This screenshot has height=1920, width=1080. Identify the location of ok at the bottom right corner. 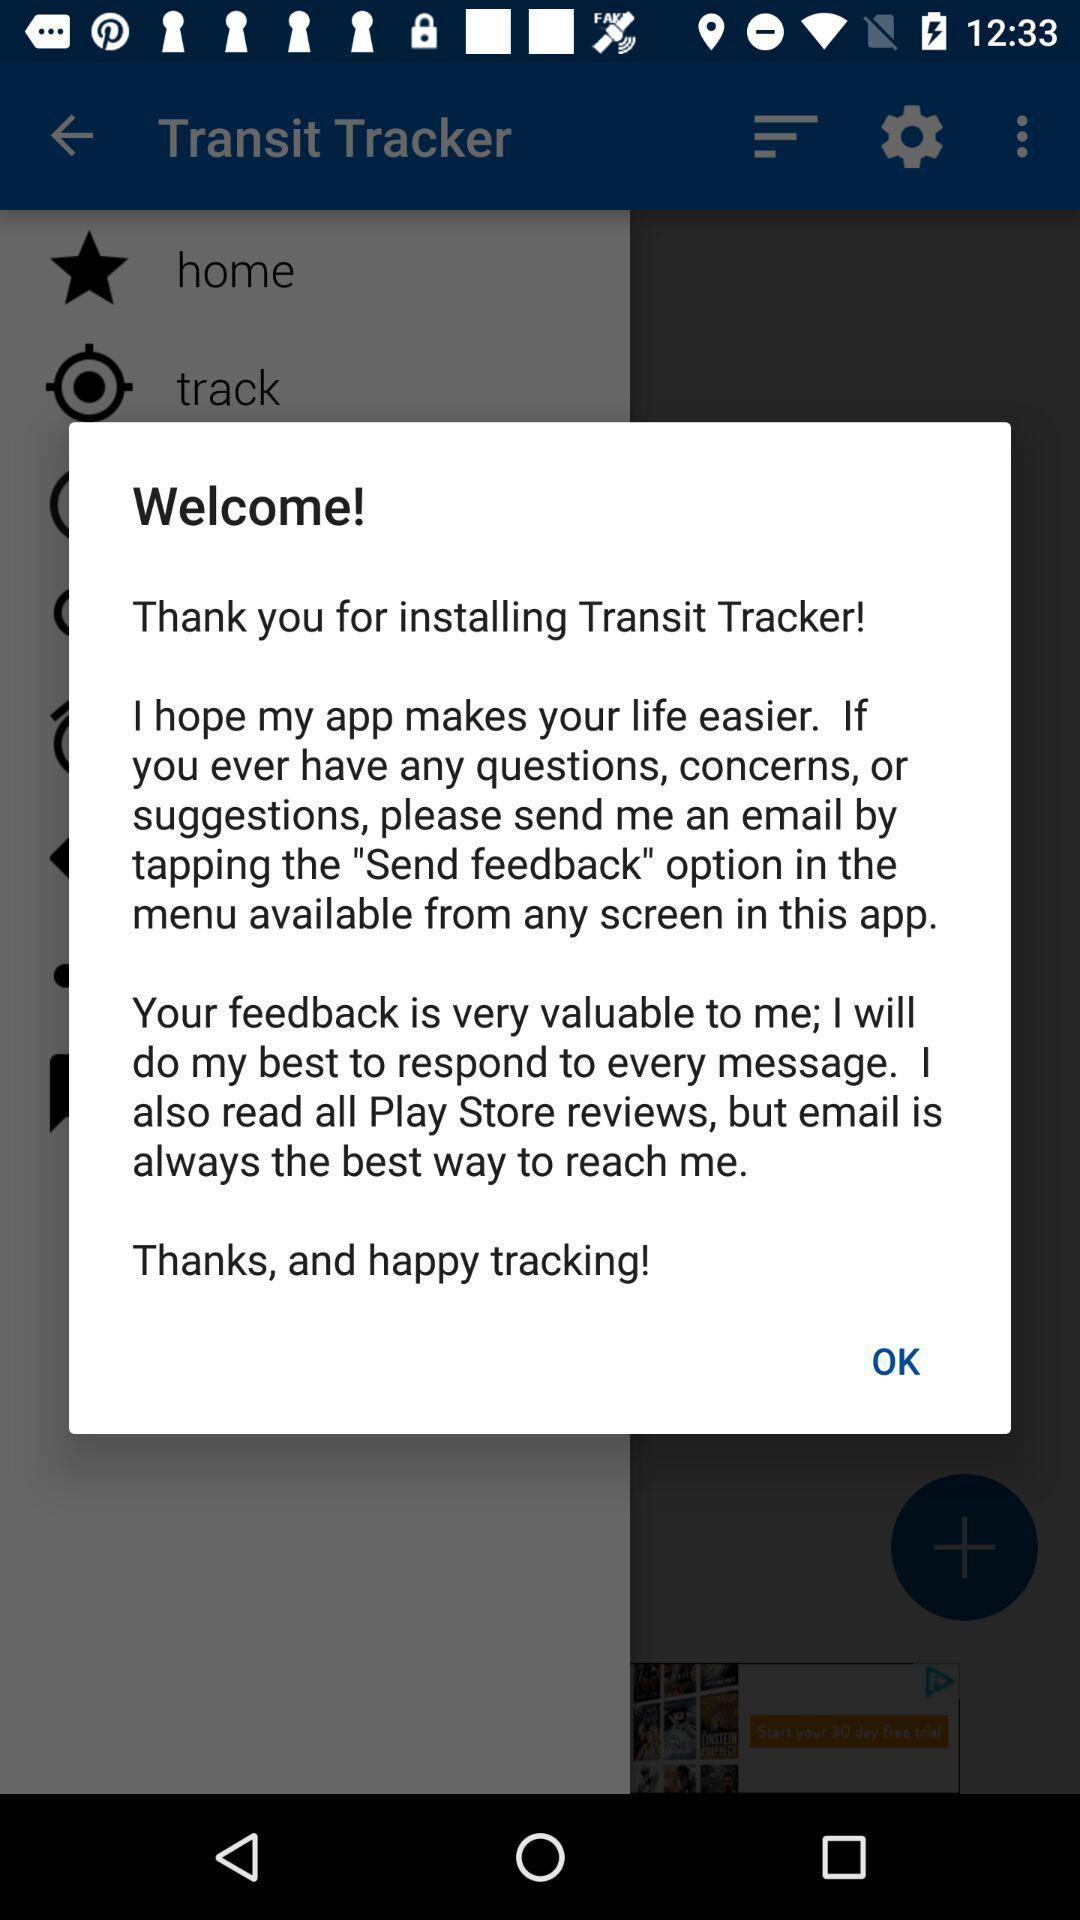
(894, 1360).